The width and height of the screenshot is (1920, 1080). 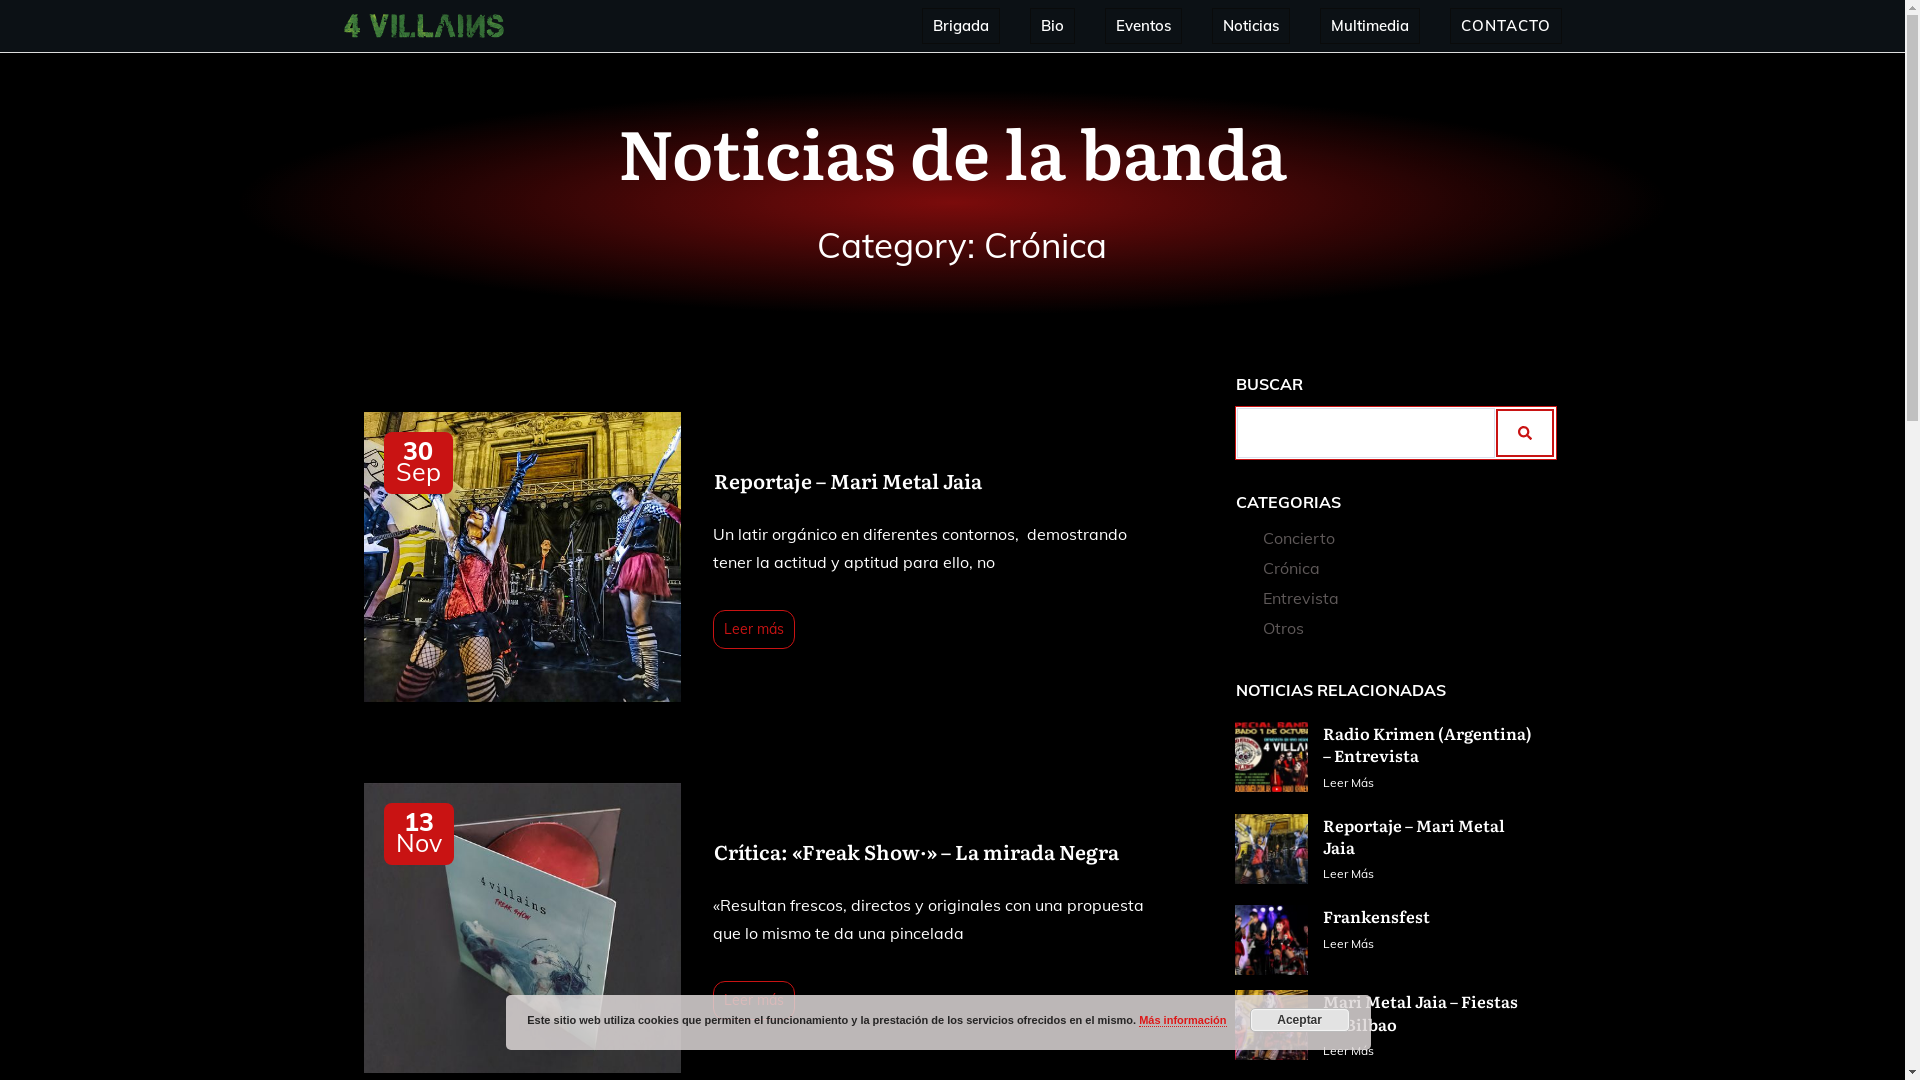 What do you see at coordinates (1248, 26) in the screenshot?
I see `'Noticias'` at bounding box center [1248, 26].